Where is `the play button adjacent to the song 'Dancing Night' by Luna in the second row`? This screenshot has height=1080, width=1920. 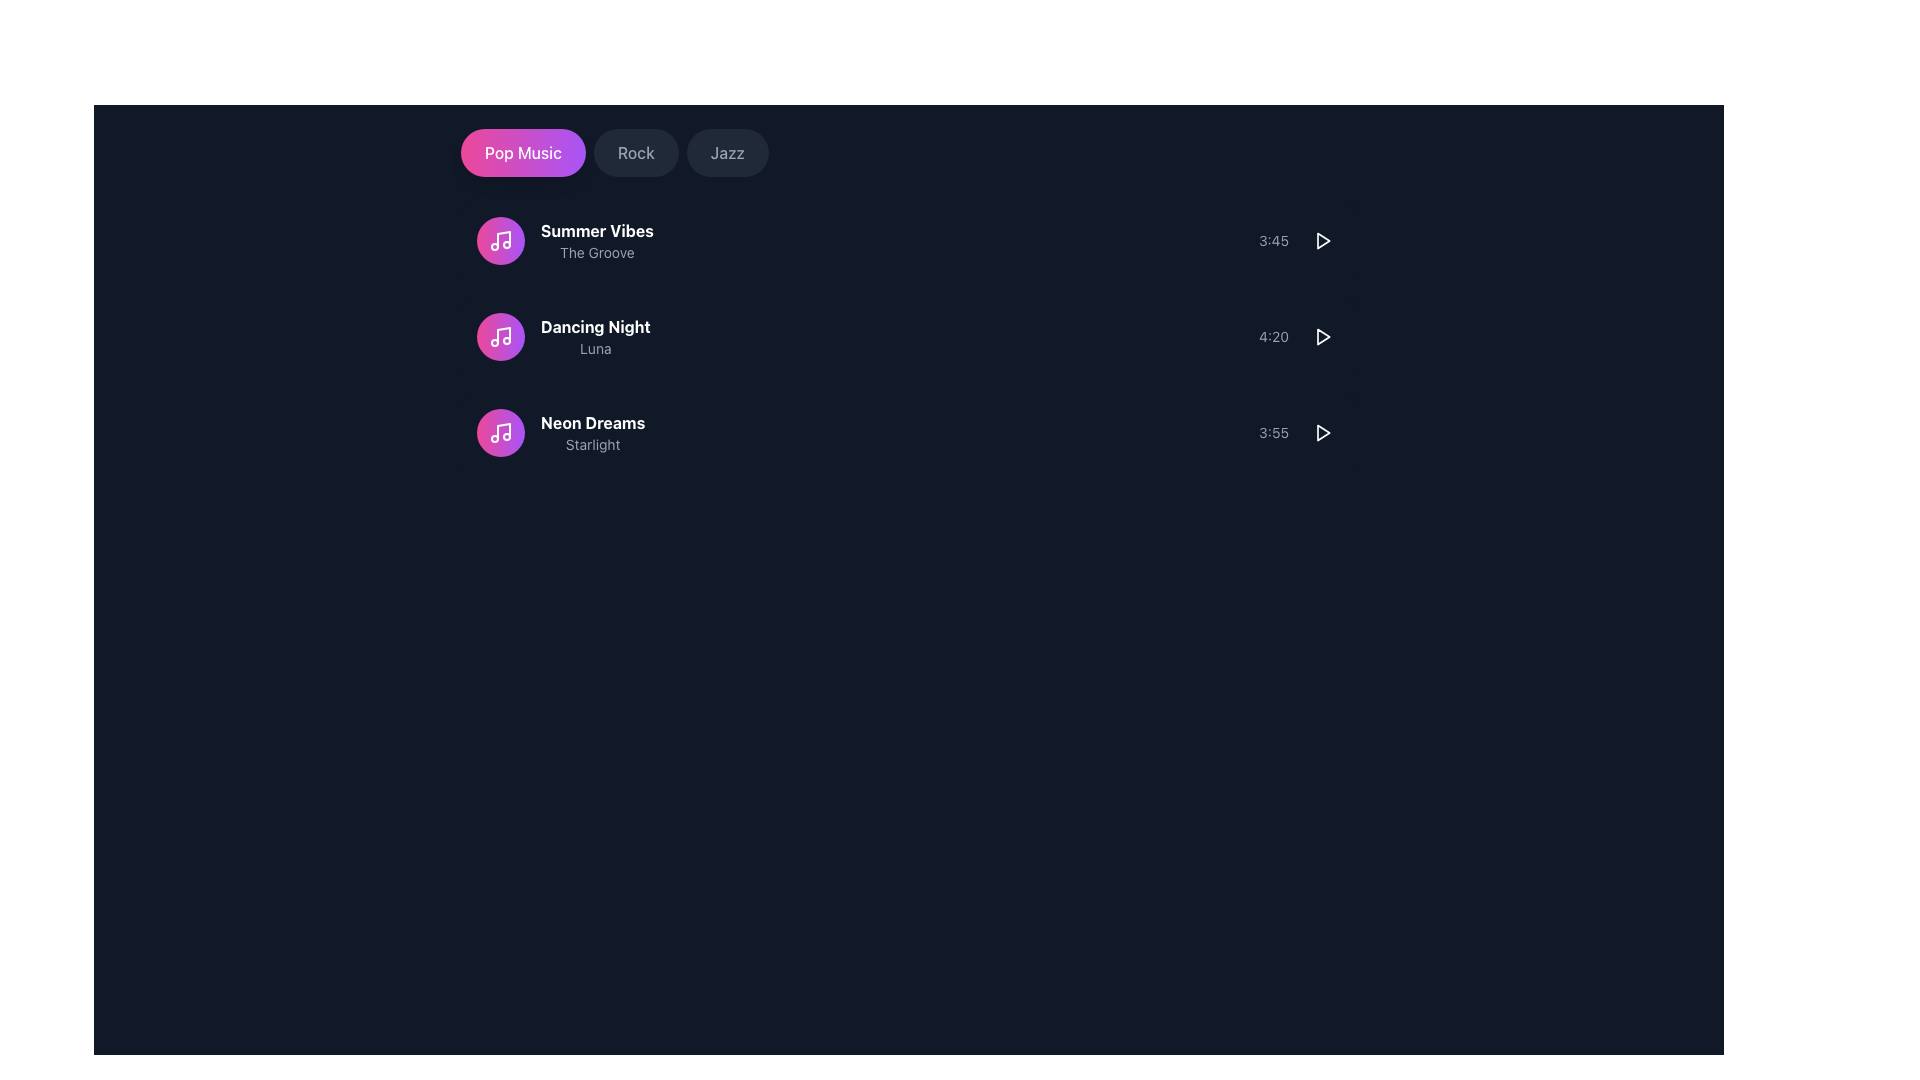 the play button adjacent to the song 'Dancing Night' by Luna in the second row is located at coordinates (1323, 335).